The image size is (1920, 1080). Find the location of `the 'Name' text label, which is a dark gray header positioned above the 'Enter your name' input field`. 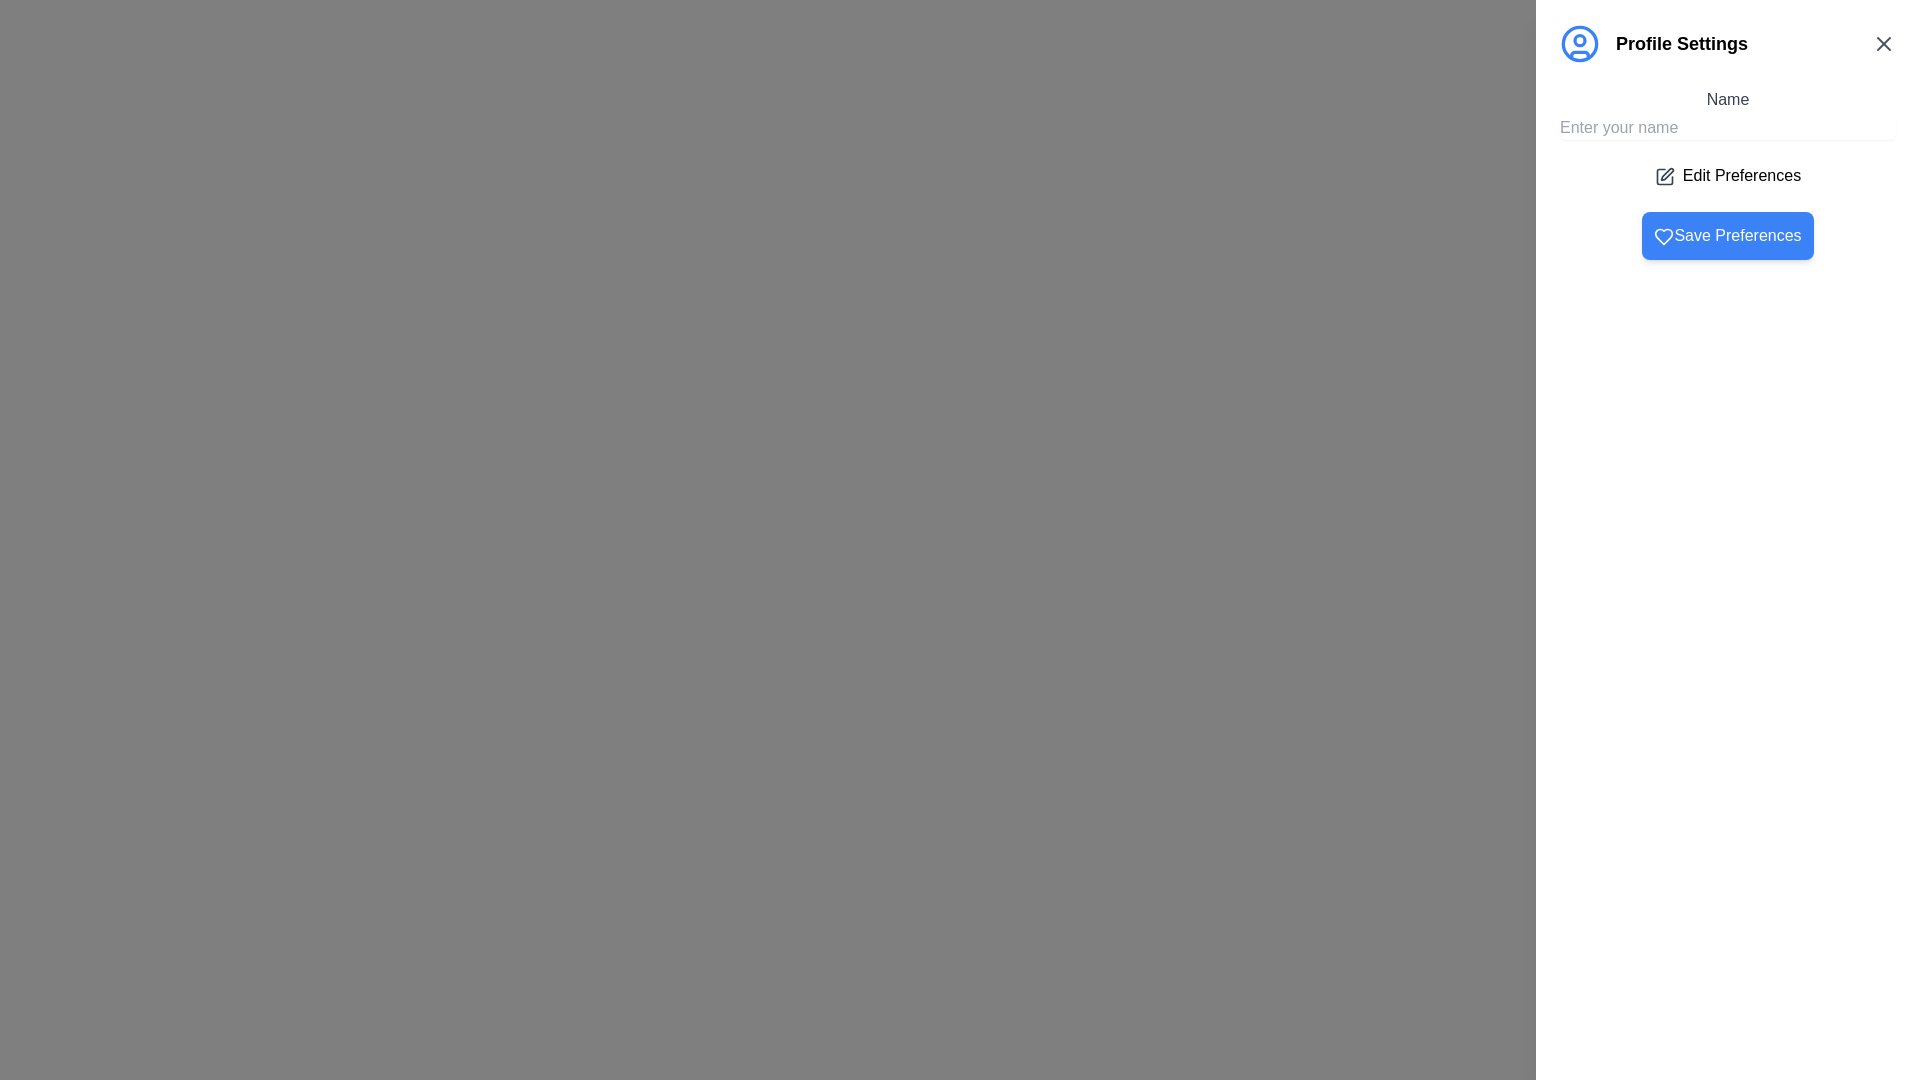

the 'Name' text label, which is a dark gray header positioned above the 'Enter your name' input field is located at coordinates (1727, 114).